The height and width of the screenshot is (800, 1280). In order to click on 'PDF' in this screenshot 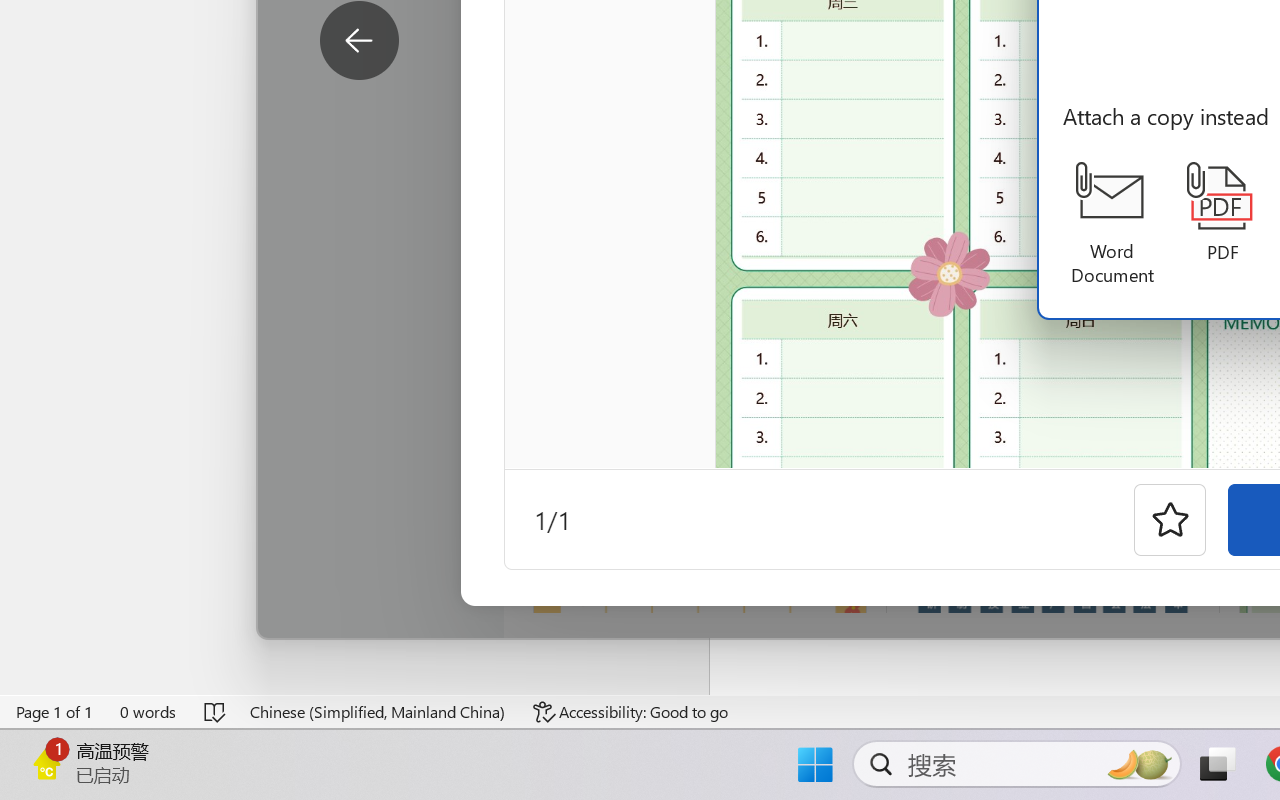, I will do `click(1222, 213)`.